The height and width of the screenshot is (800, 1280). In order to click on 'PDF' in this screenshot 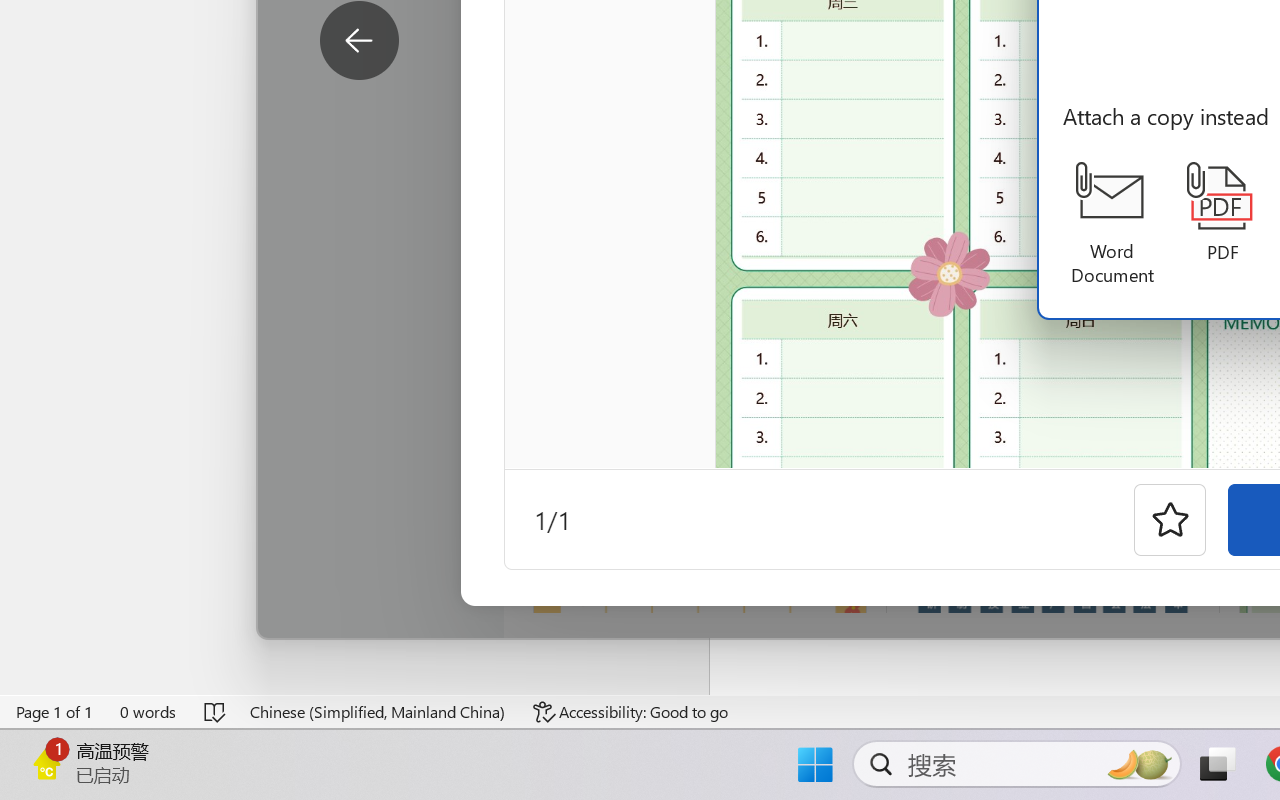, I will do `click(1222, 213)`.